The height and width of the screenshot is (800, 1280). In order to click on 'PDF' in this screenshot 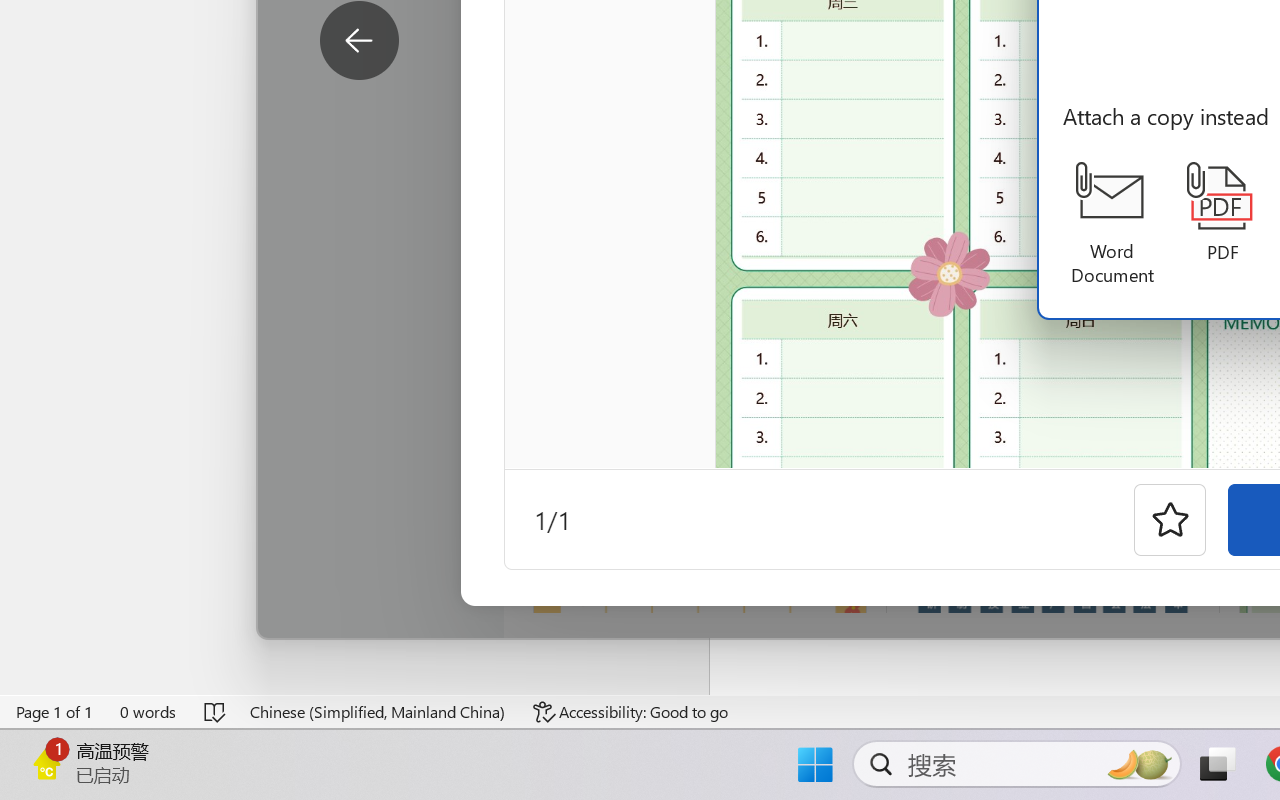, I will do `click(1222, 213)`.